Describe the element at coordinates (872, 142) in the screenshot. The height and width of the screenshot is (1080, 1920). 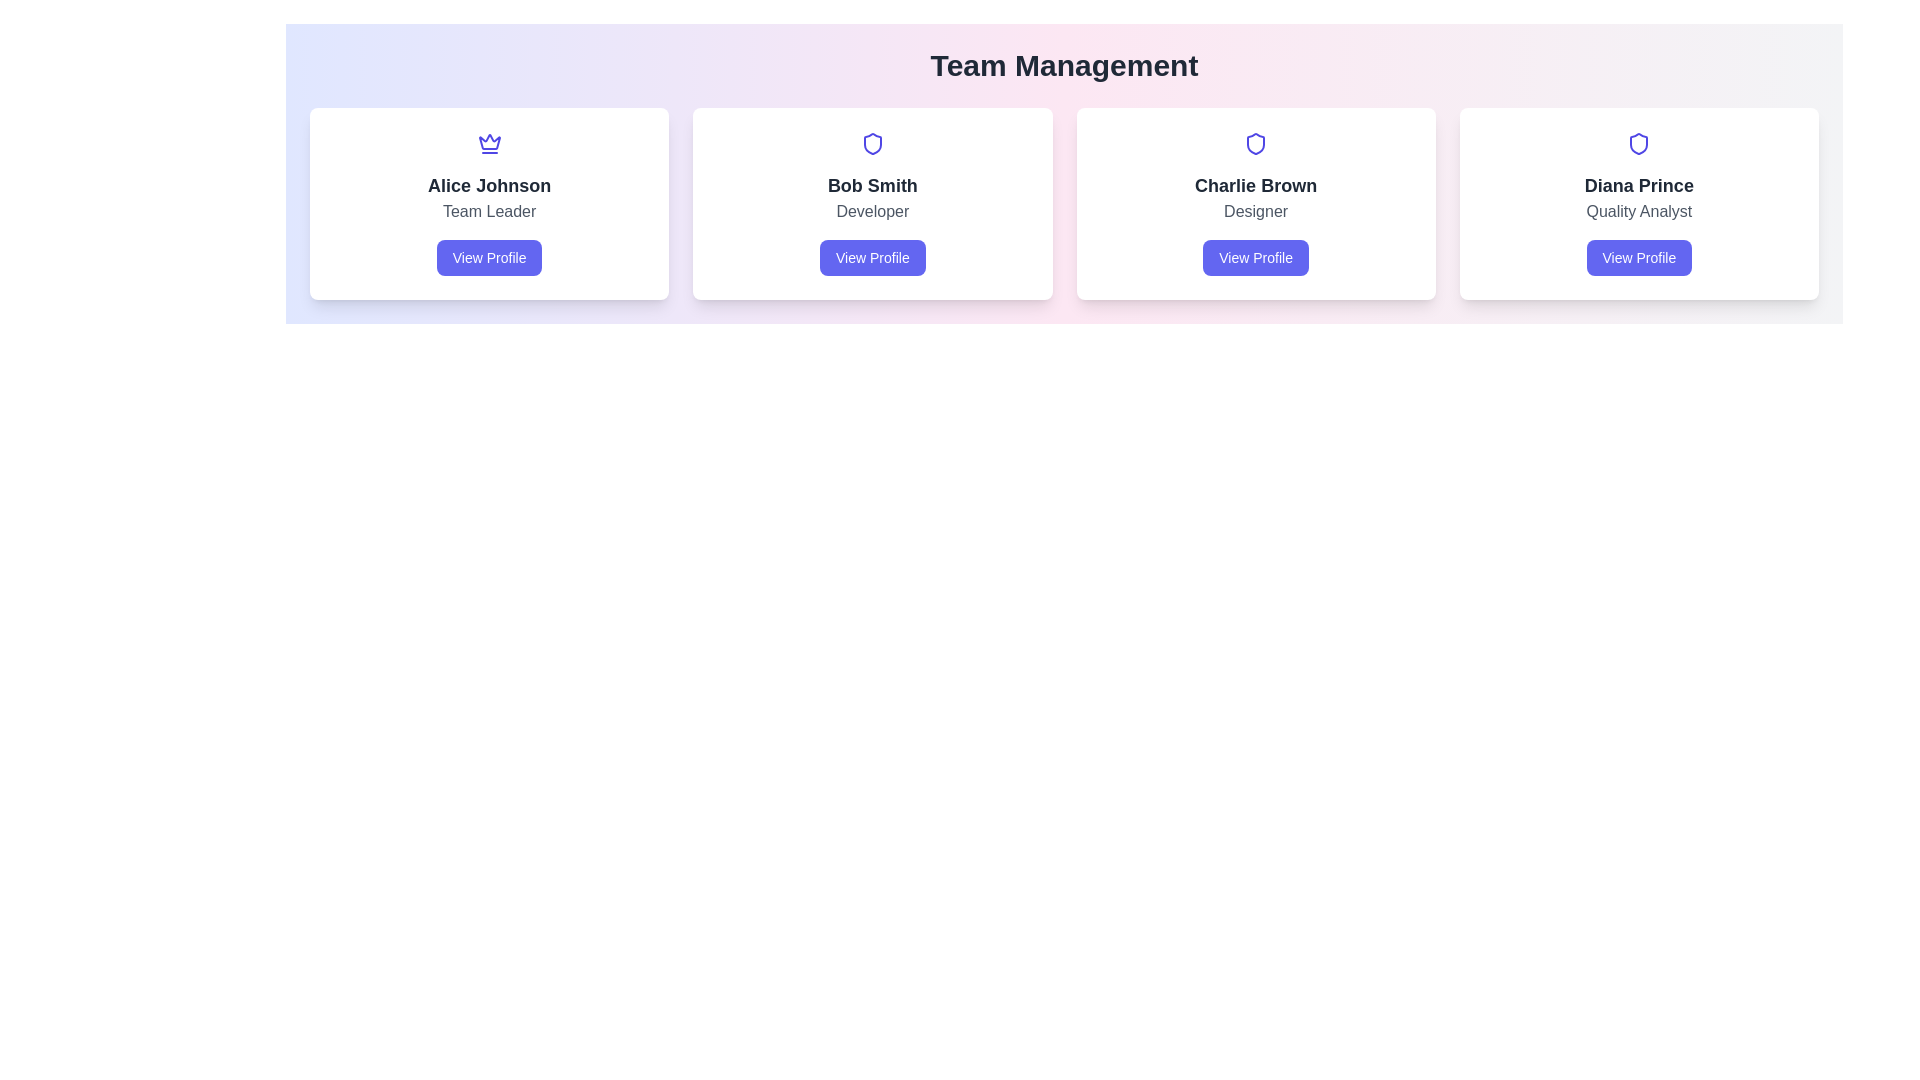
I see `the shield-shaped icon with a blue outline, representing security, located at the top center of the card for 'Bob Smith' in the second column of the grid` at that location.